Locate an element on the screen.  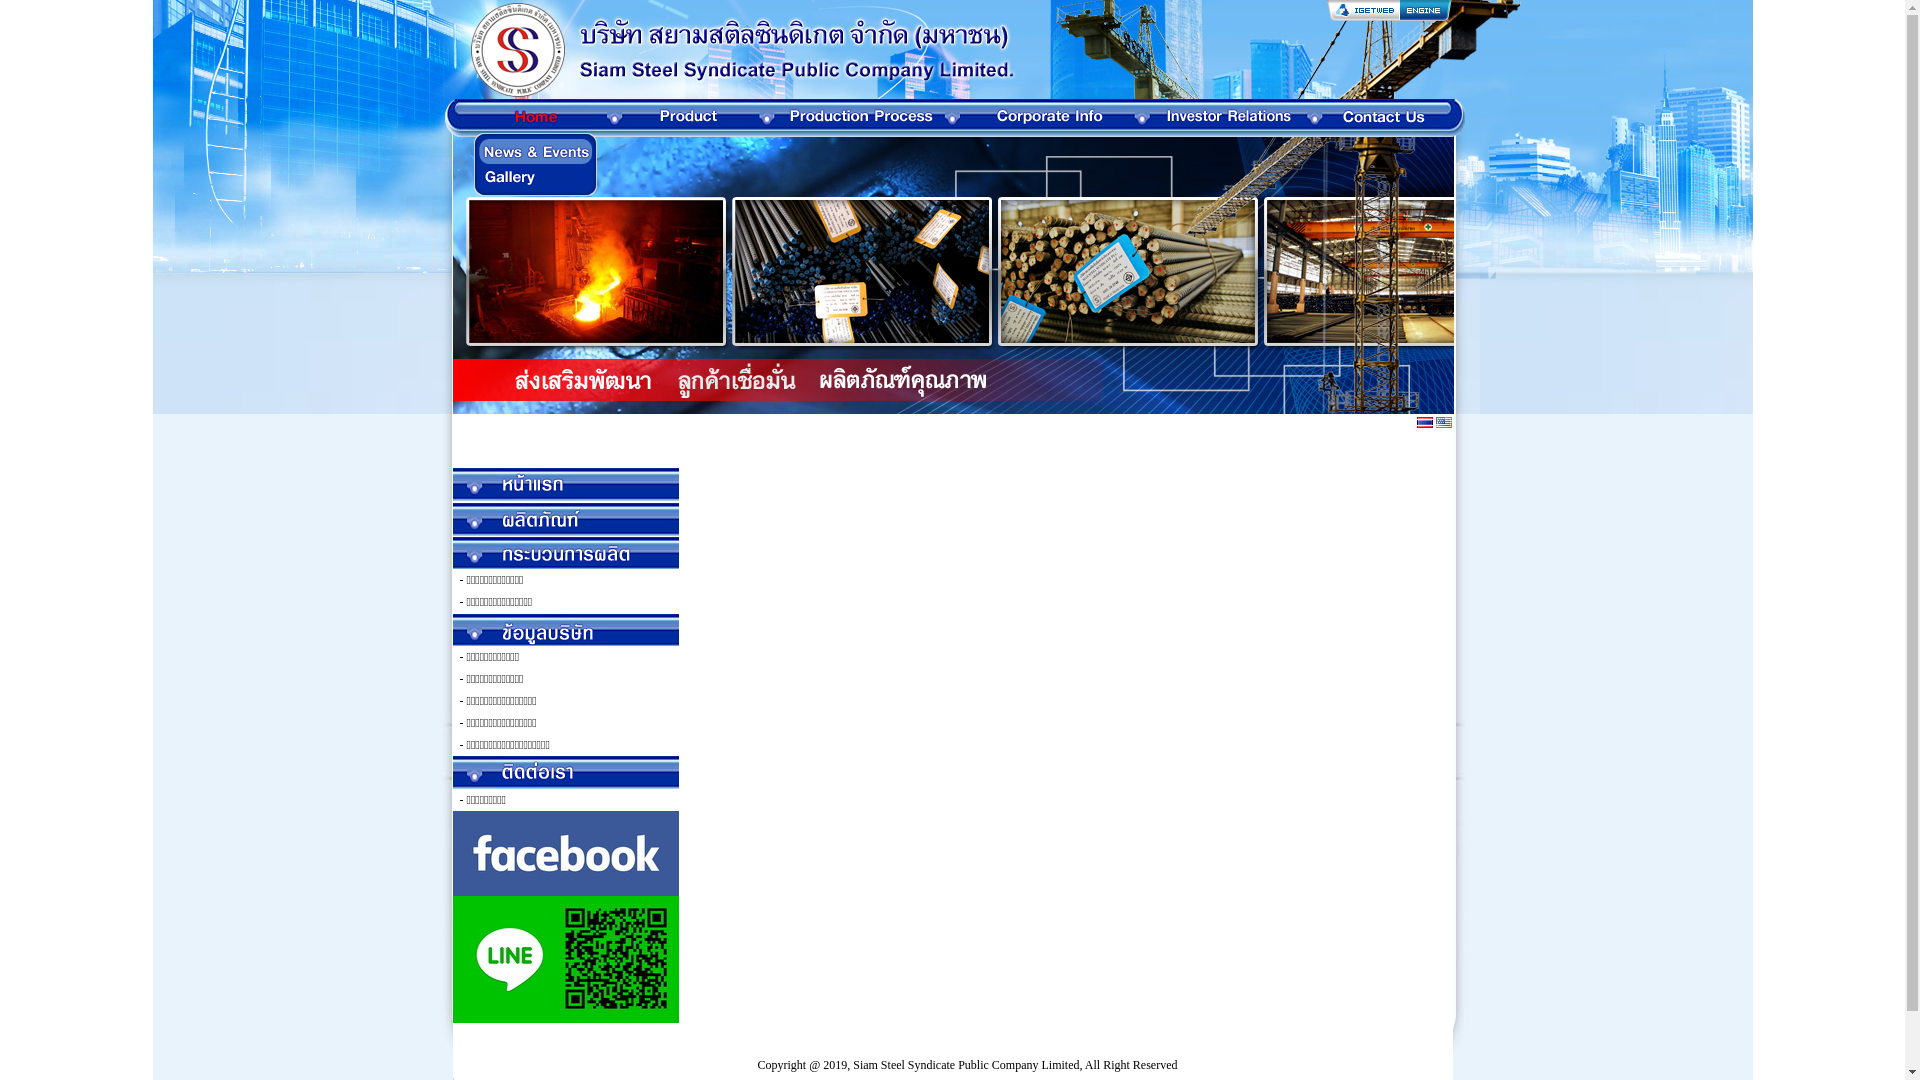
'fb' is located at coordinates (564, 853).